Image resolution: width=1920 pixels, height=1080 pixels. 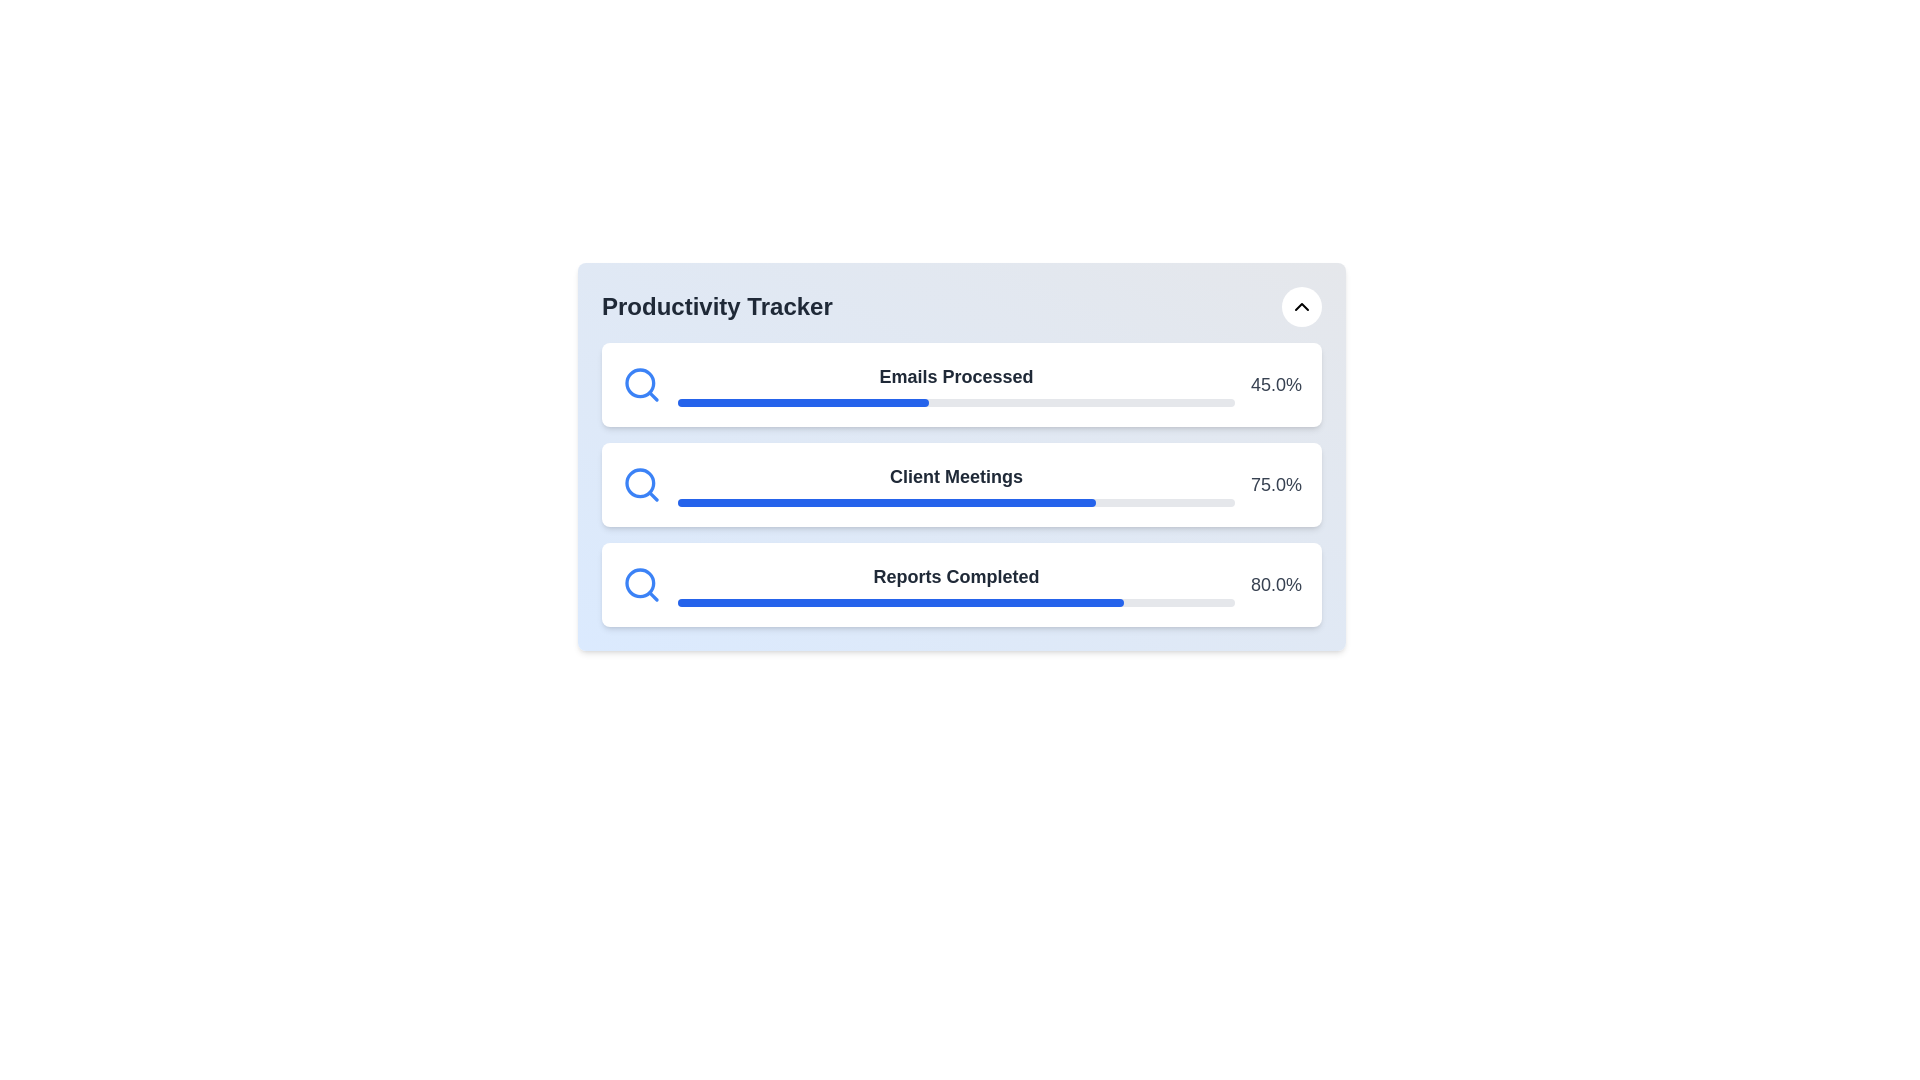 What do you see at coordinates (1301, 307) in the screenshot?
I see `the button with an upward chevron symbol located on the right side of the 'Productivity Tracker' heading` at bounding box center [1301, 307].